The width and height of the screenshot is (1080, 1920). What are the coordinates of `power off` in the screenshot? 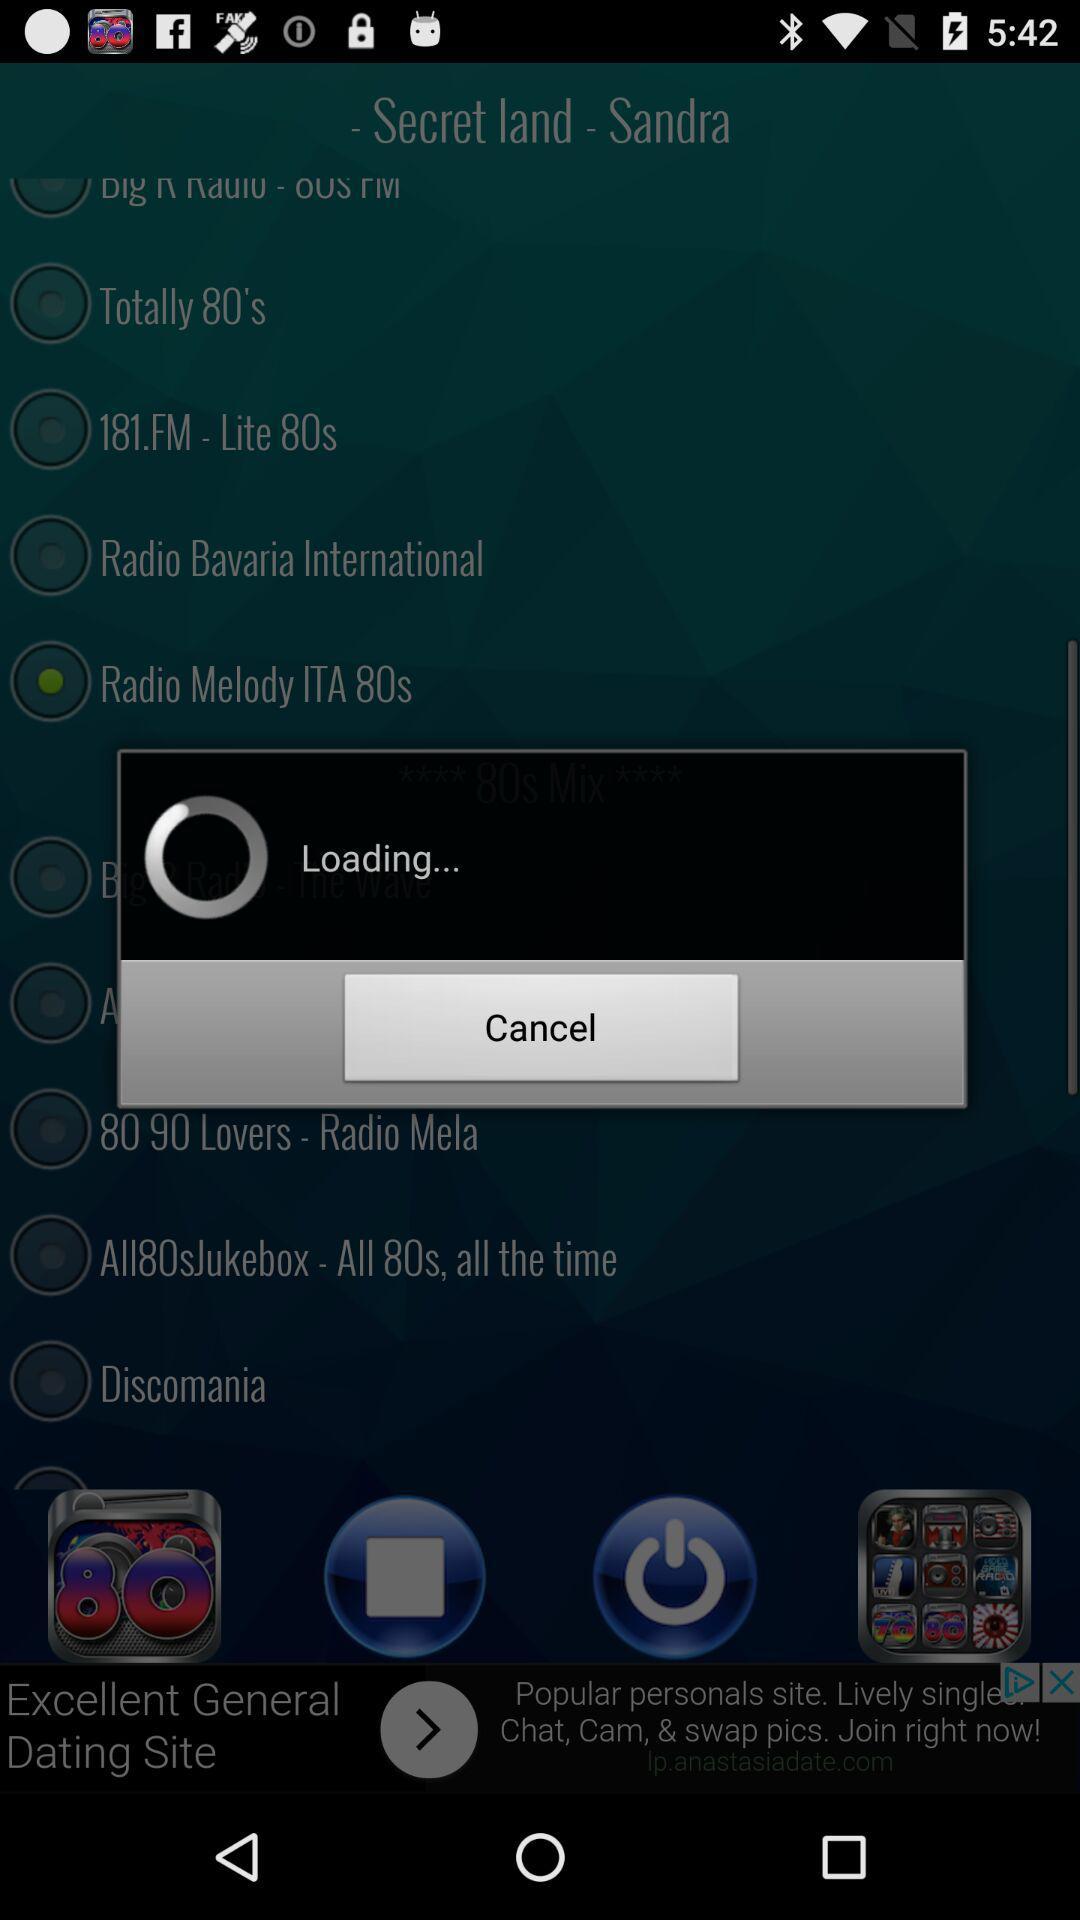 It's located at (675, 1575).